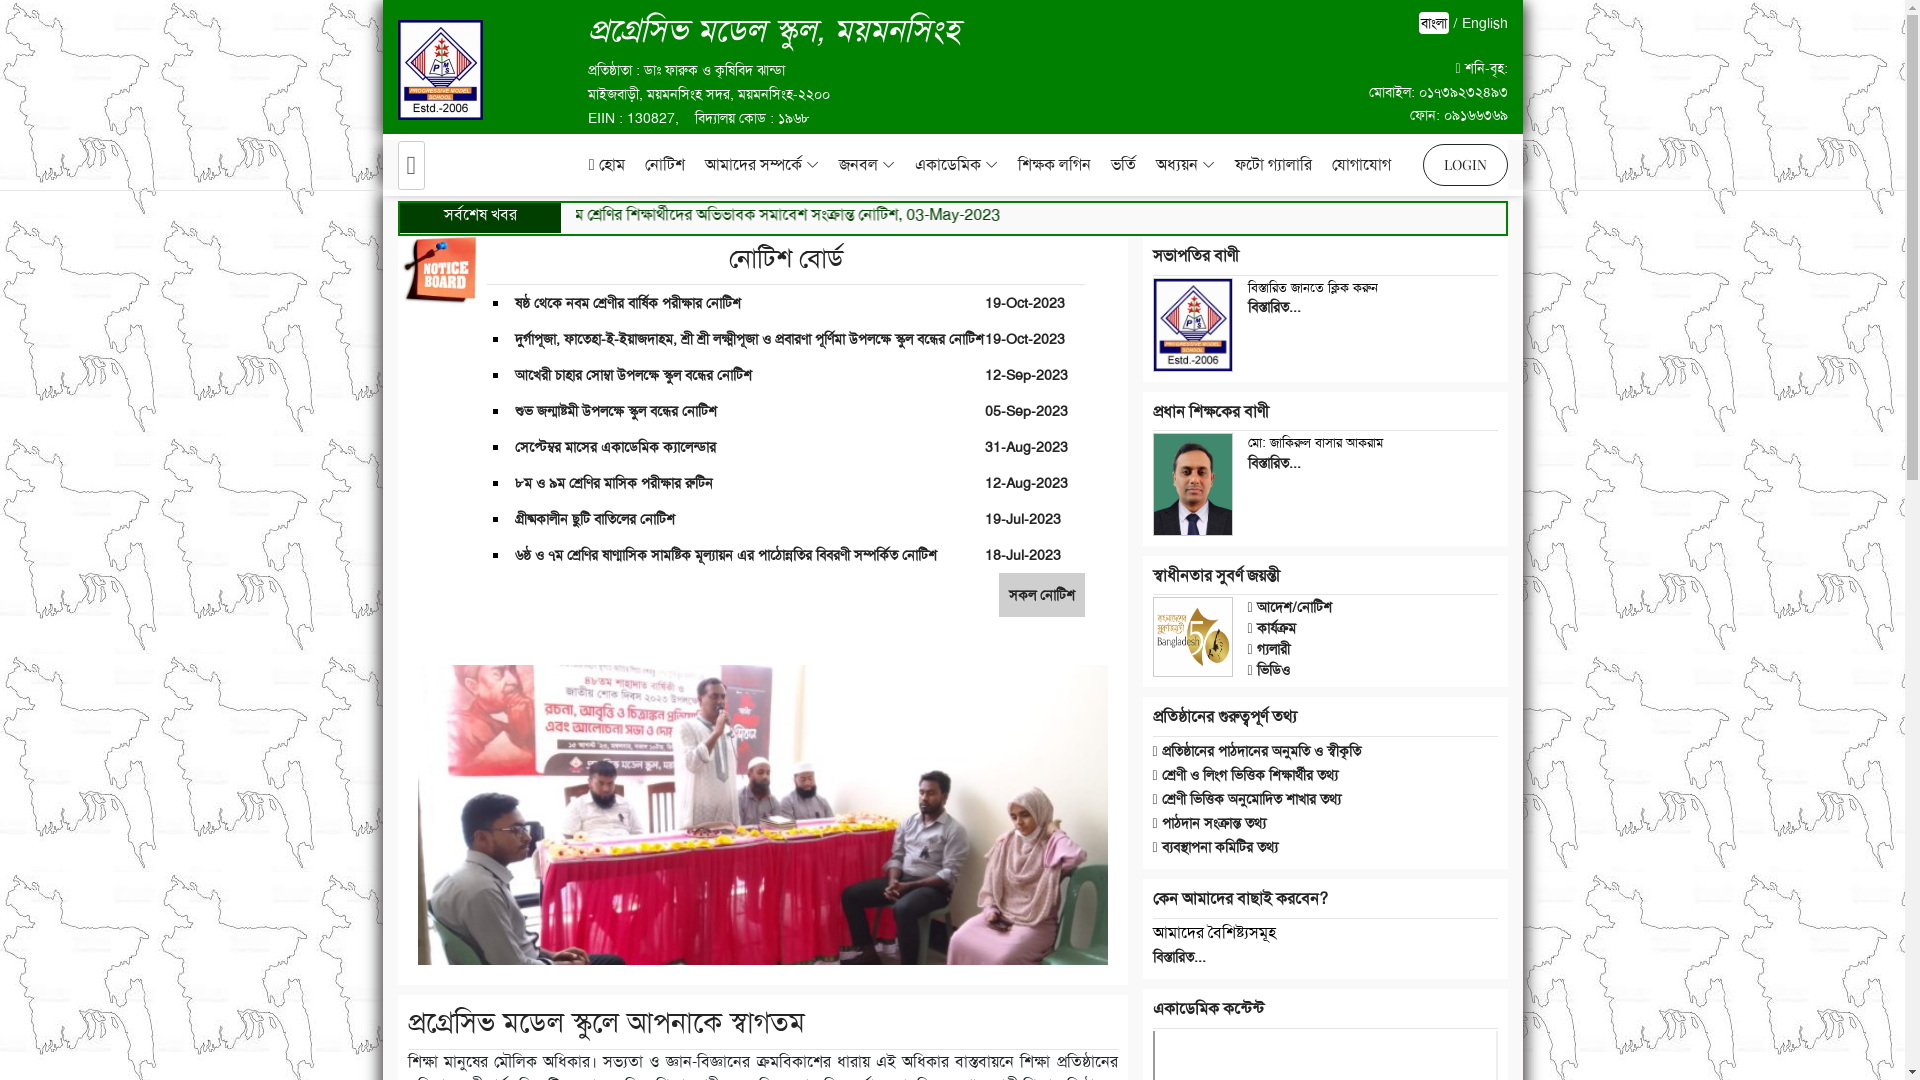 The image size is (1920, 1080). What do you see at coordinates (1025, 303) in the screenshot?
I see `'19-Oct-2023'` at bounding box center [1025, 303].